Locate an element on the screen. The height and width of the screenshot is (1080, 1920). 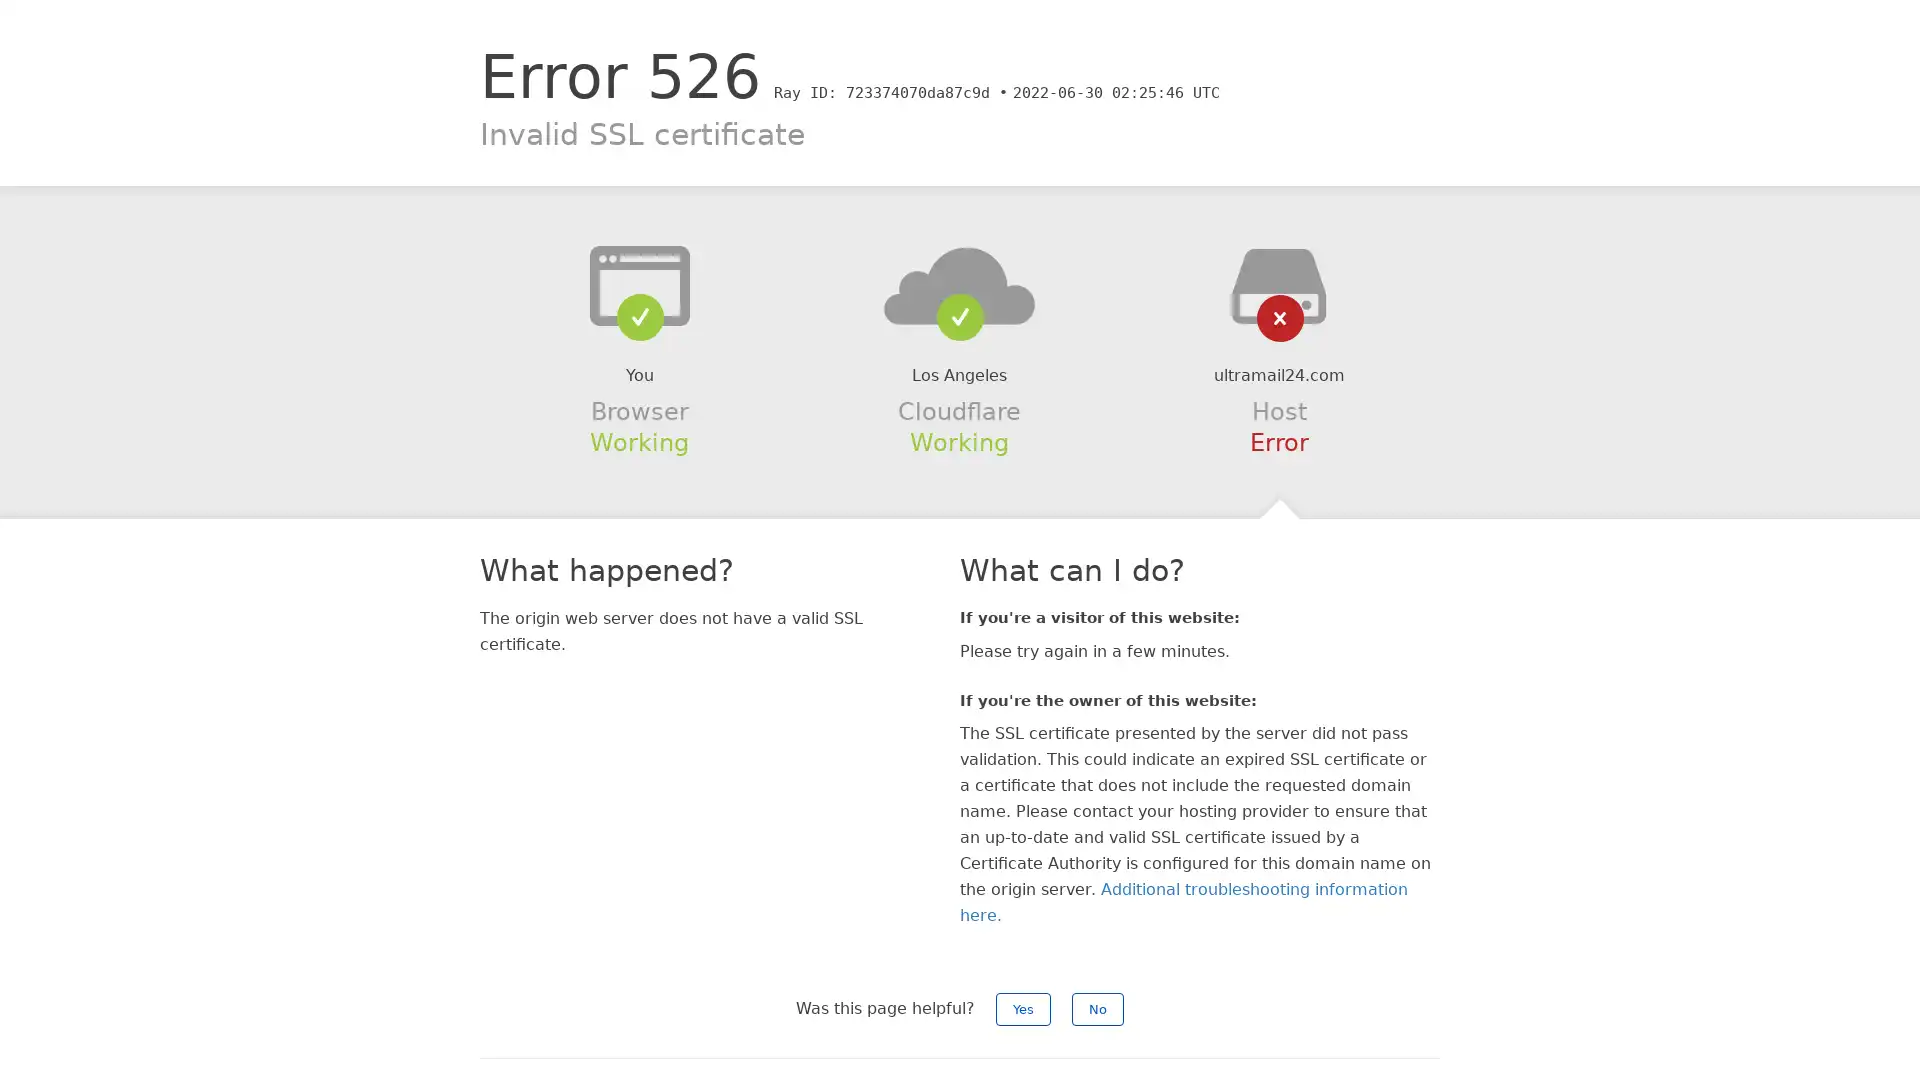
No is located at coordinates (1097, 1009).